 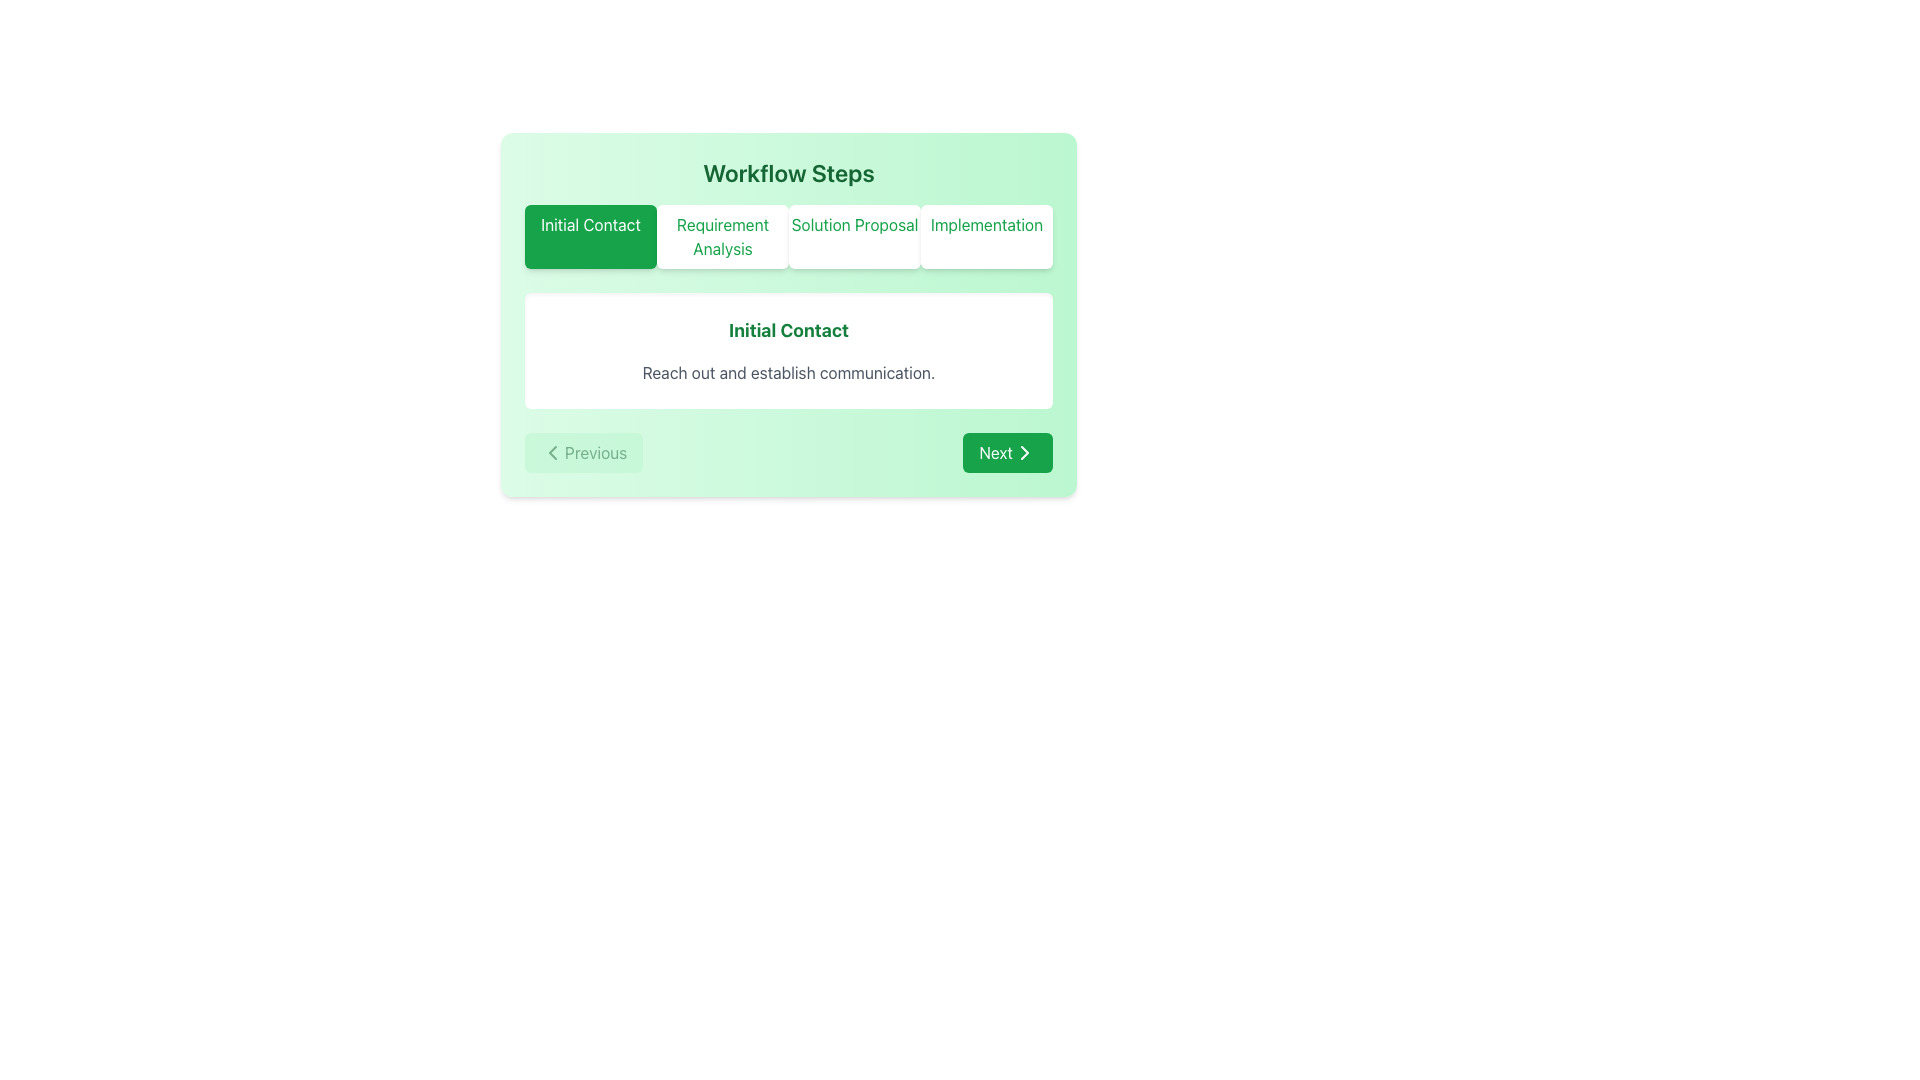 I want to click on the 'Implementation' step button, which is the fourth item in a horizontal list of workflow steps located below the heading 'Workflow Steps', so click(x=987, y=235).